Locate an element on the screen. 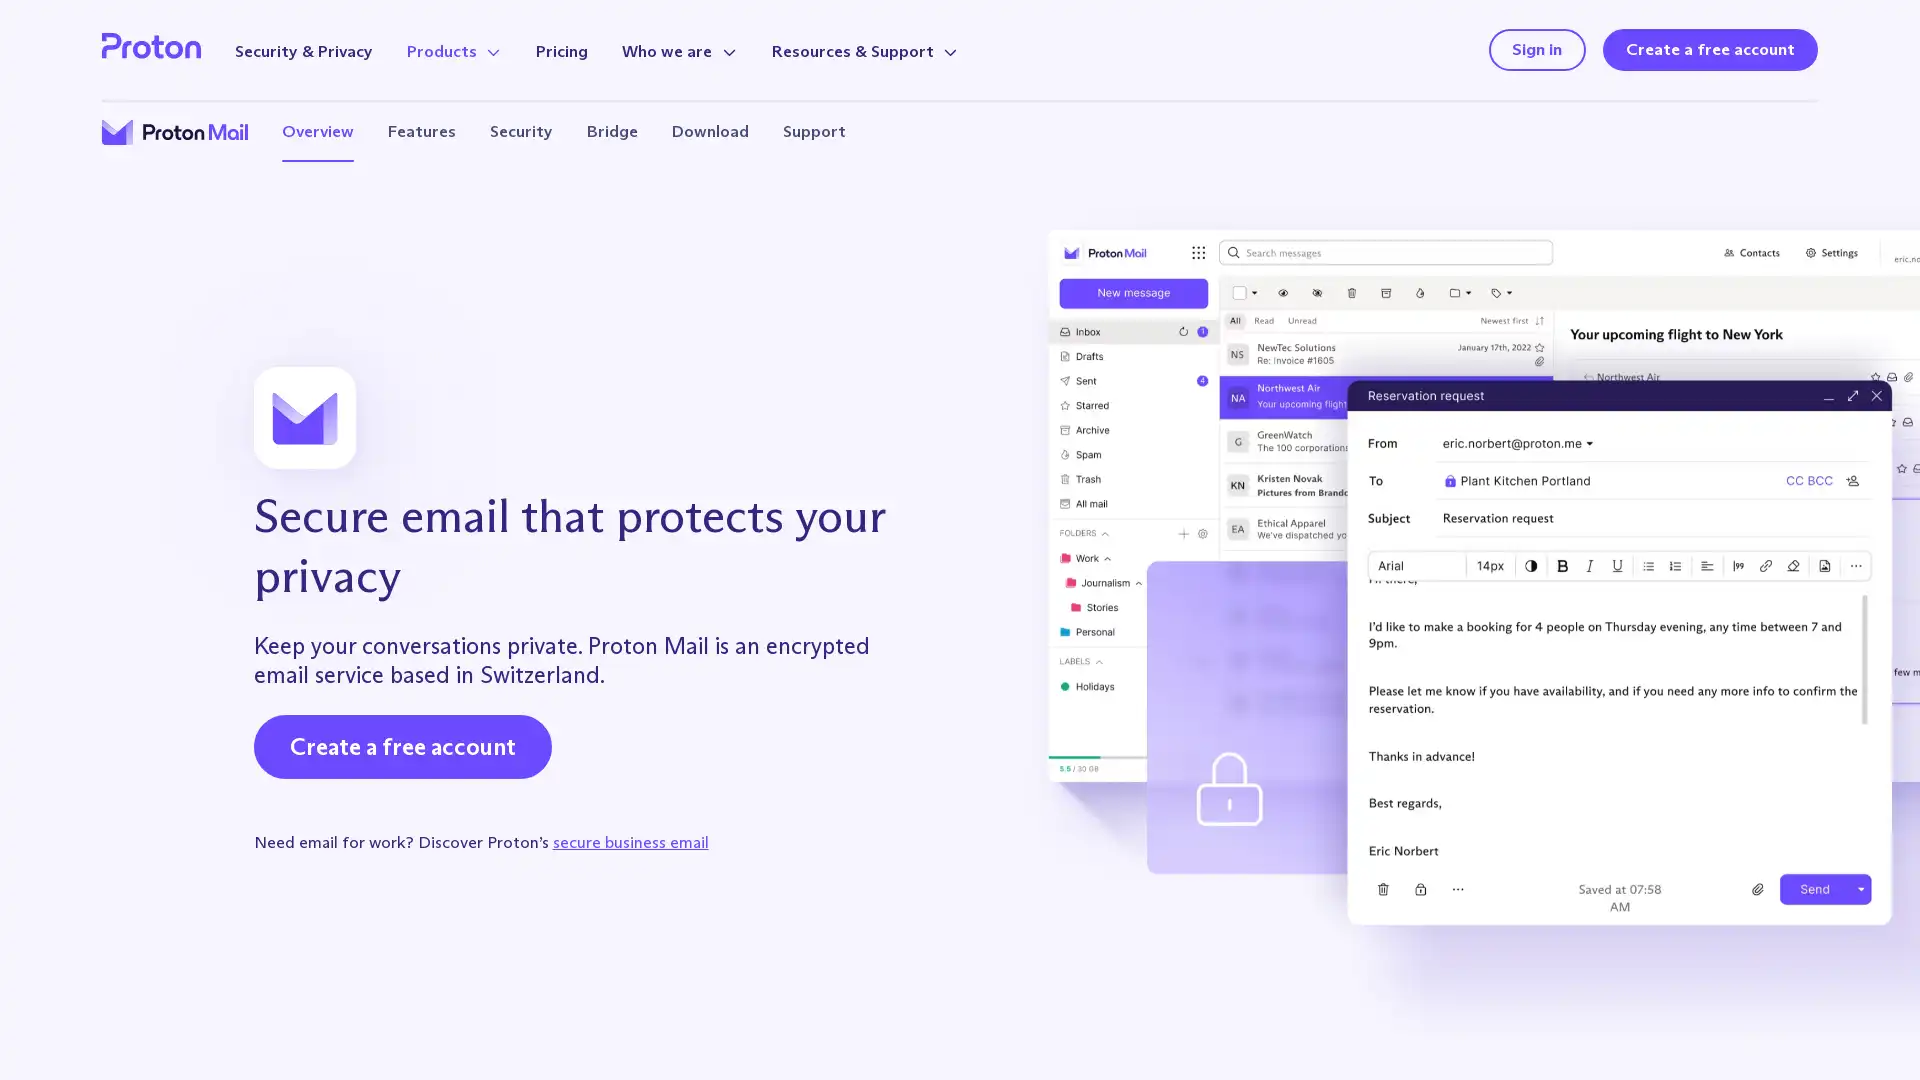 This screenshot has height=1080, width=1920. Who we are is located at coordinates (679, 50).